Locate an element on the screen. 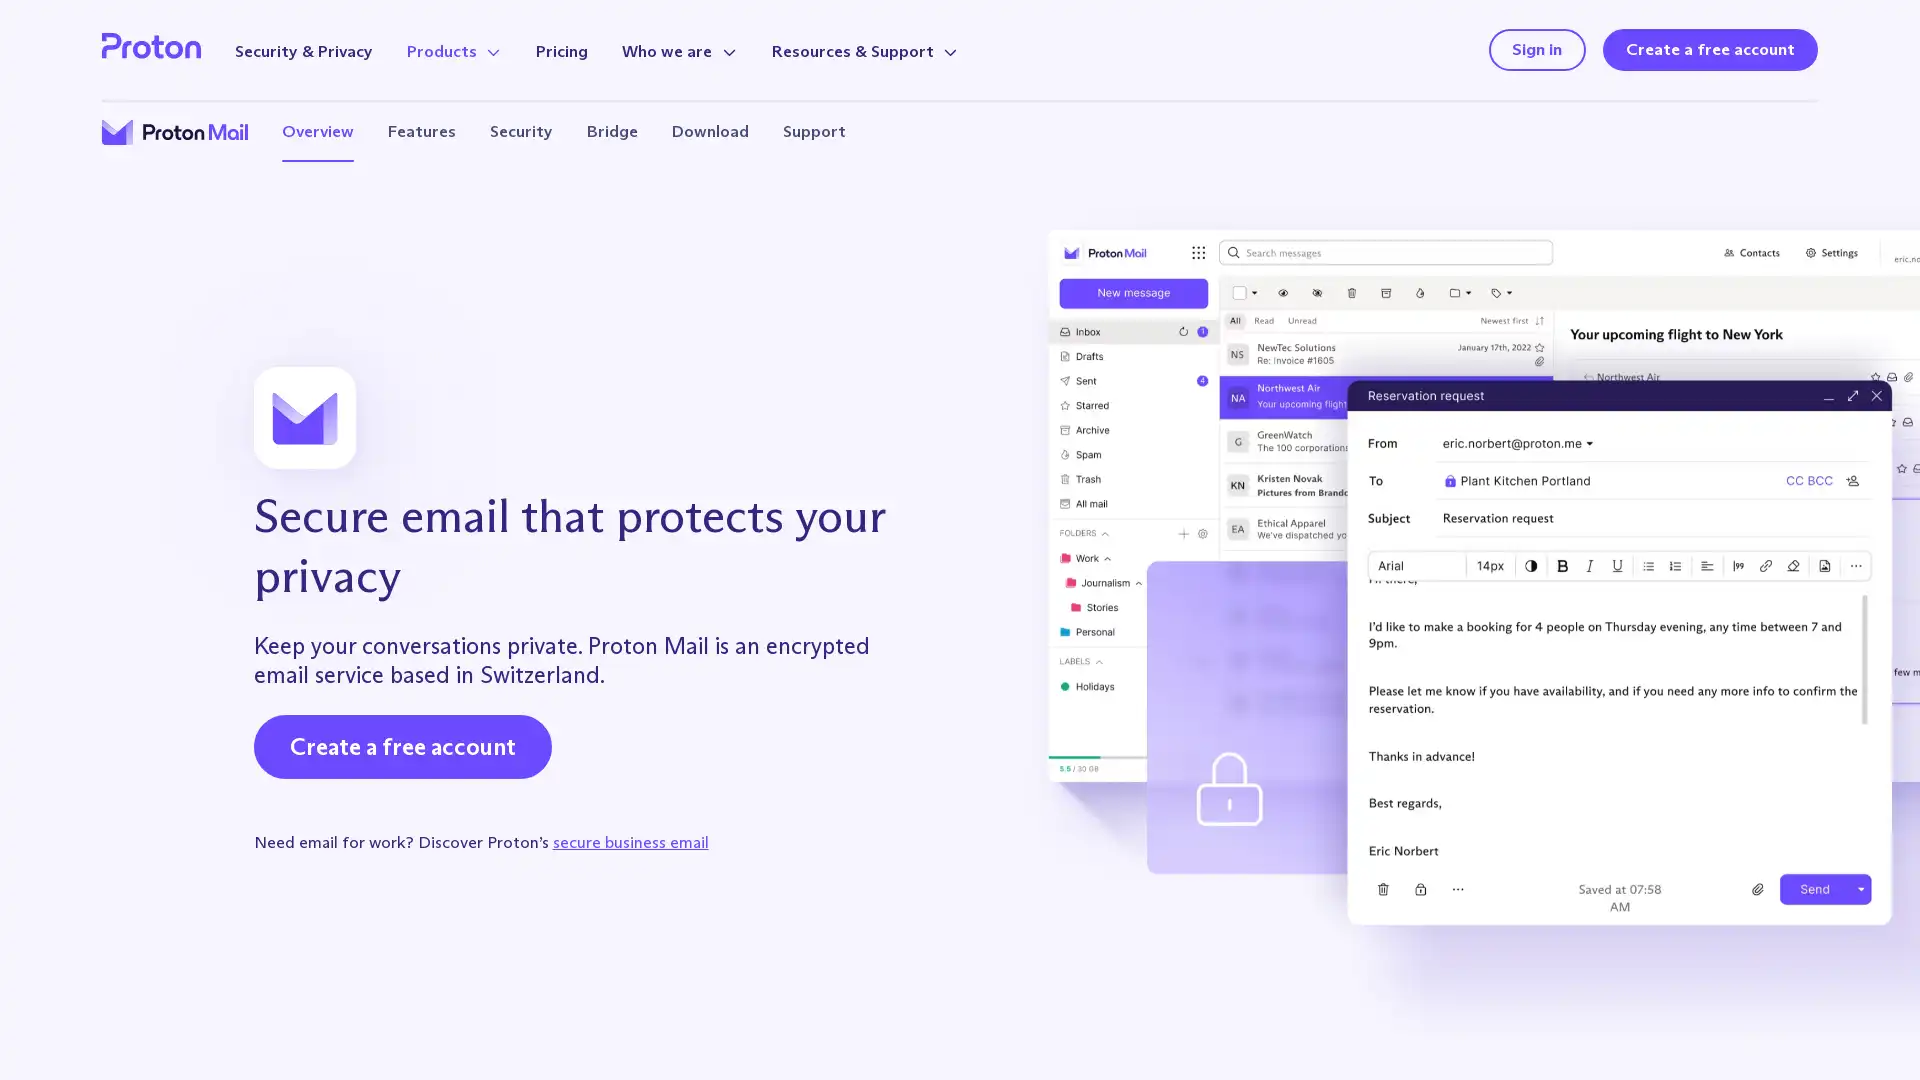 This screenshot has height=1080, width=1920. Who we are is located at coordinates (679, 50).